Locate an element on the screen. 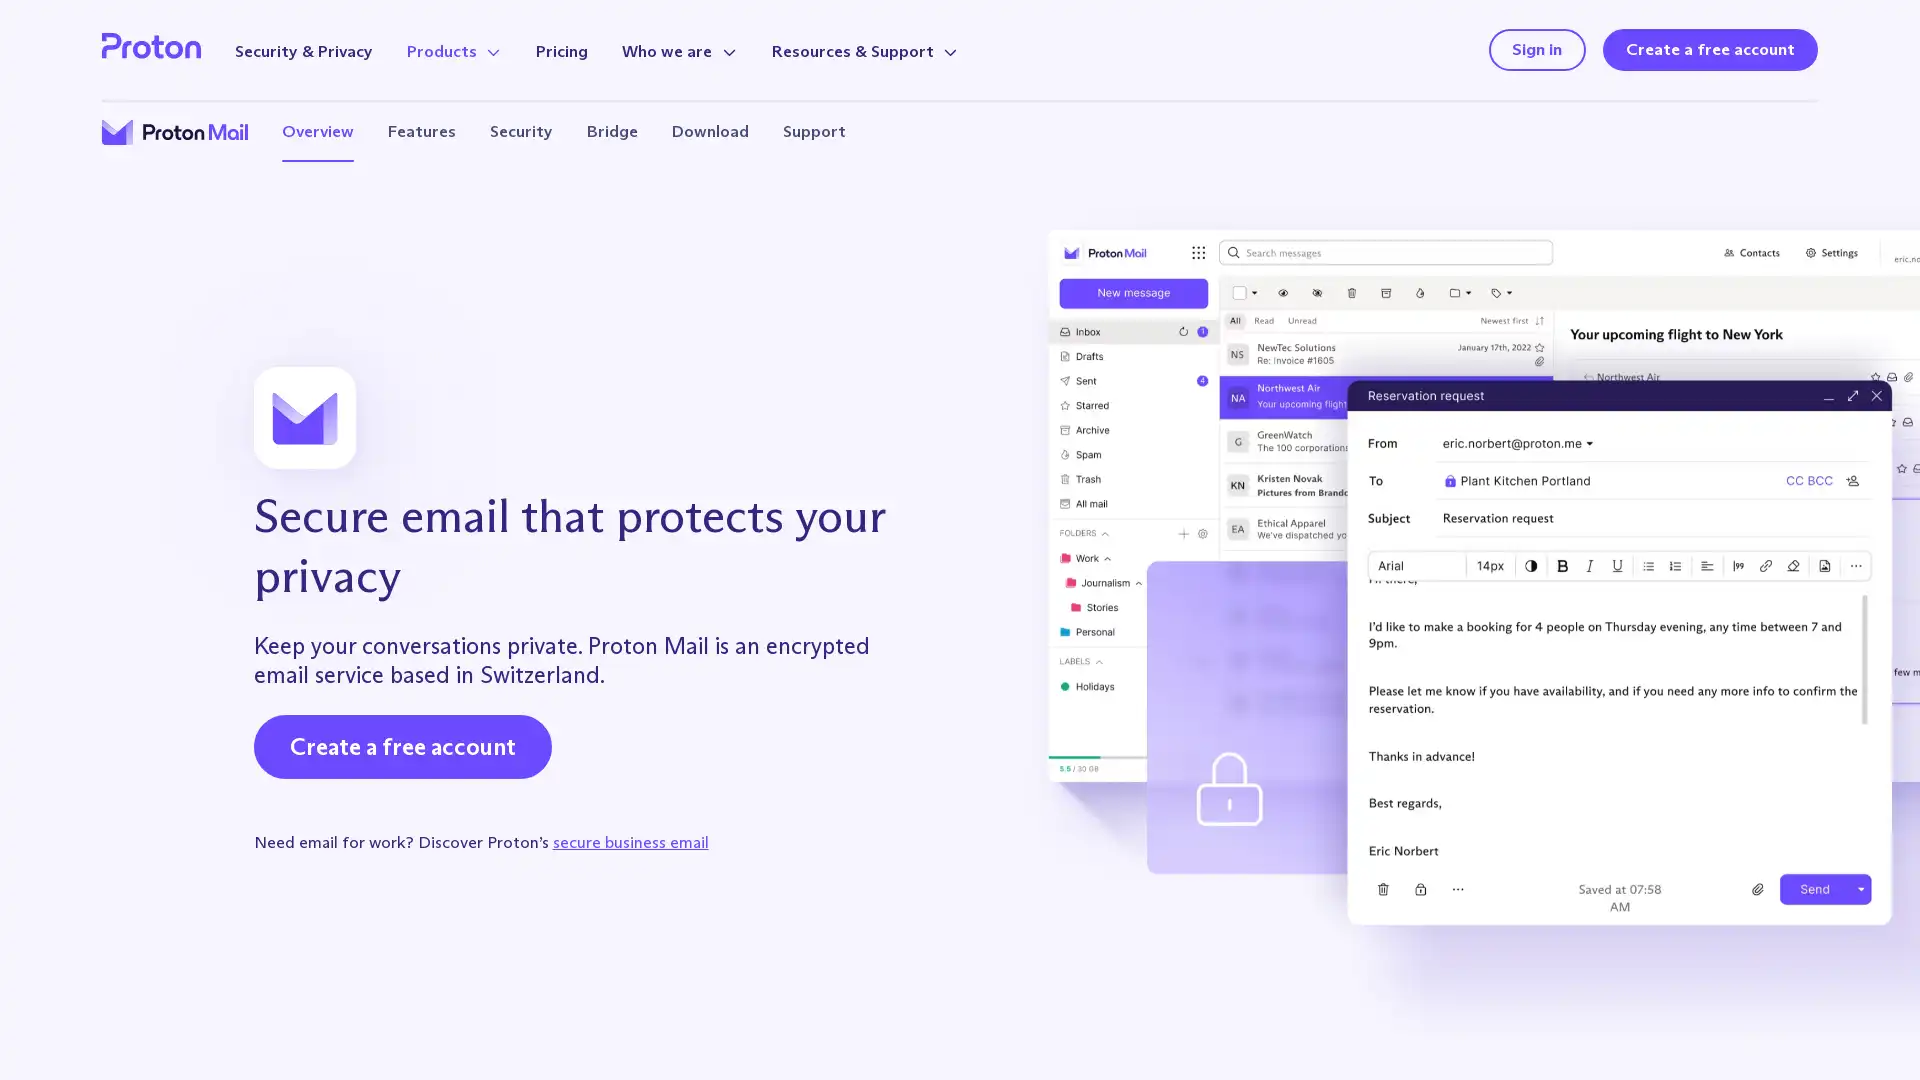 This screenshot has height=1080, width=1920. Who we are is located at coordinates (679, 50).